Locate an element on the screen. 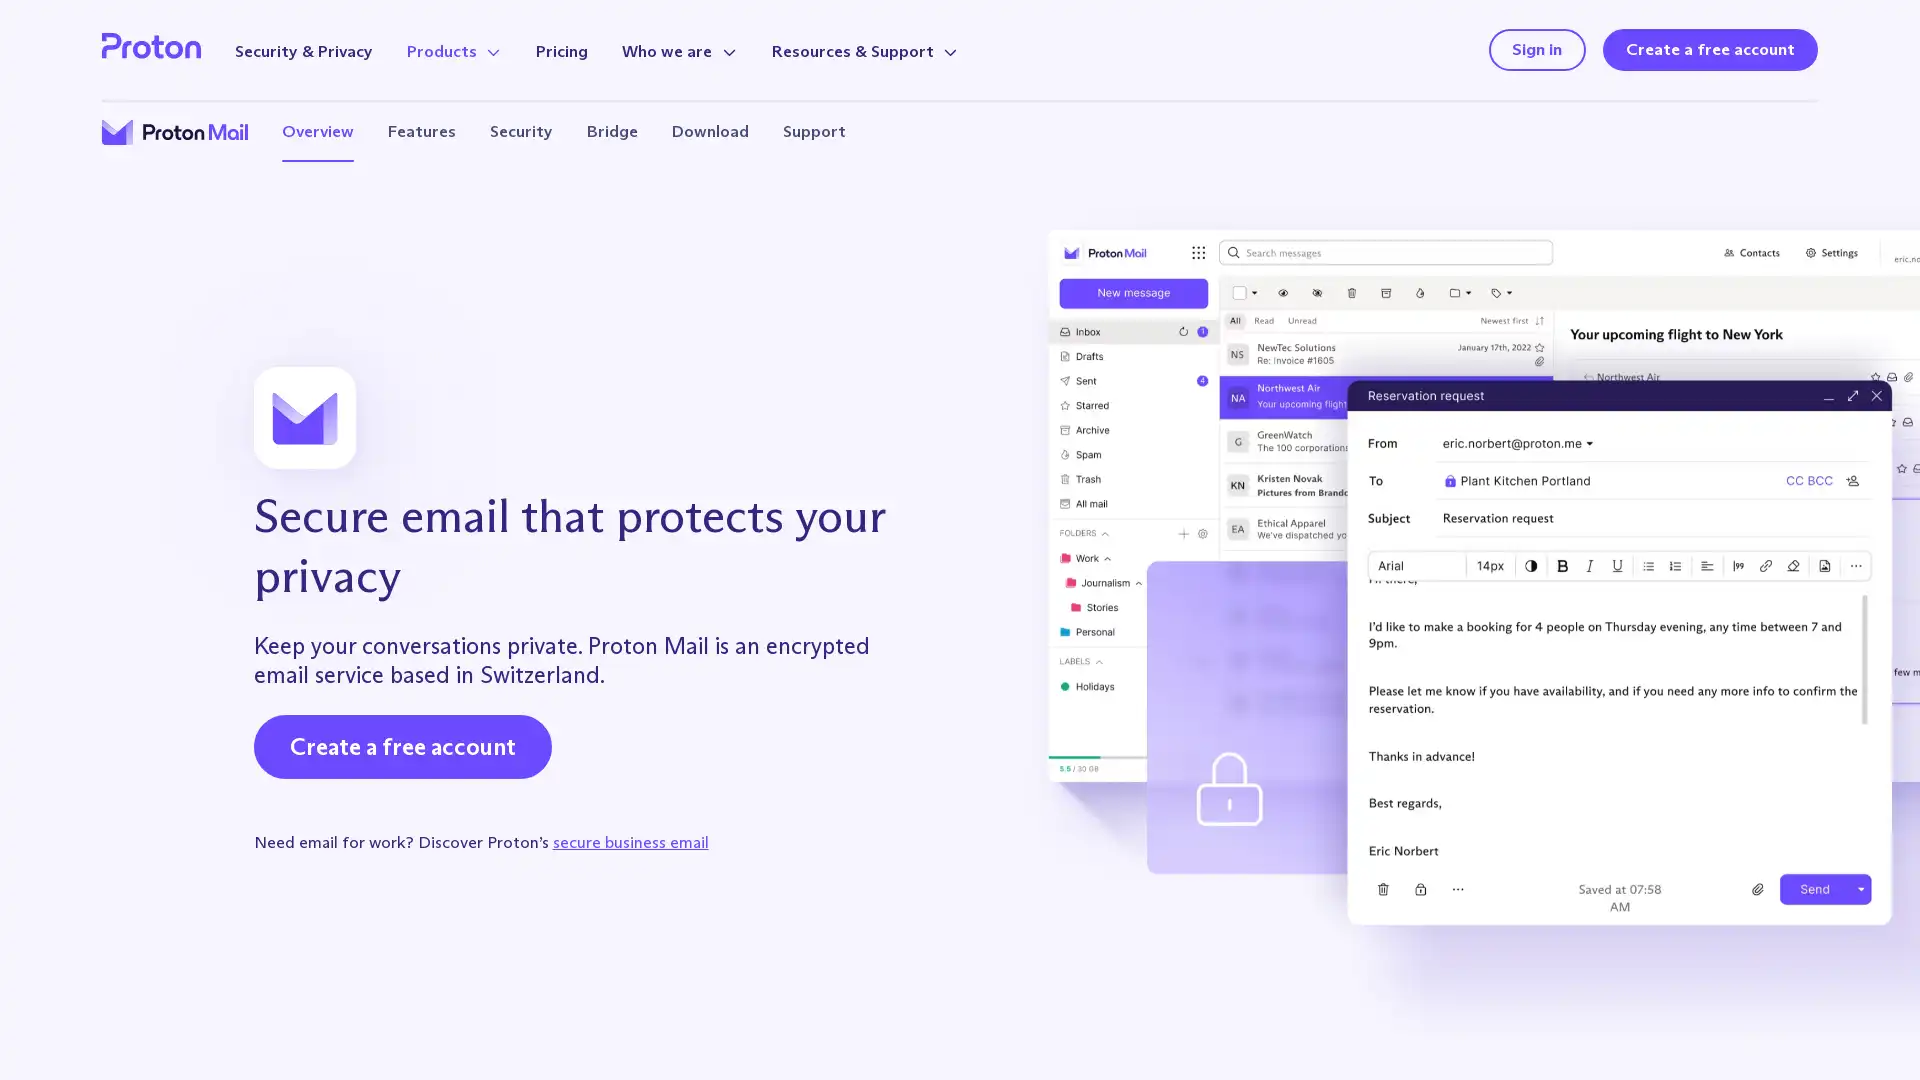 This screenshot has height=1080, width=1920. Who we are is located at coordinates (679, 50).